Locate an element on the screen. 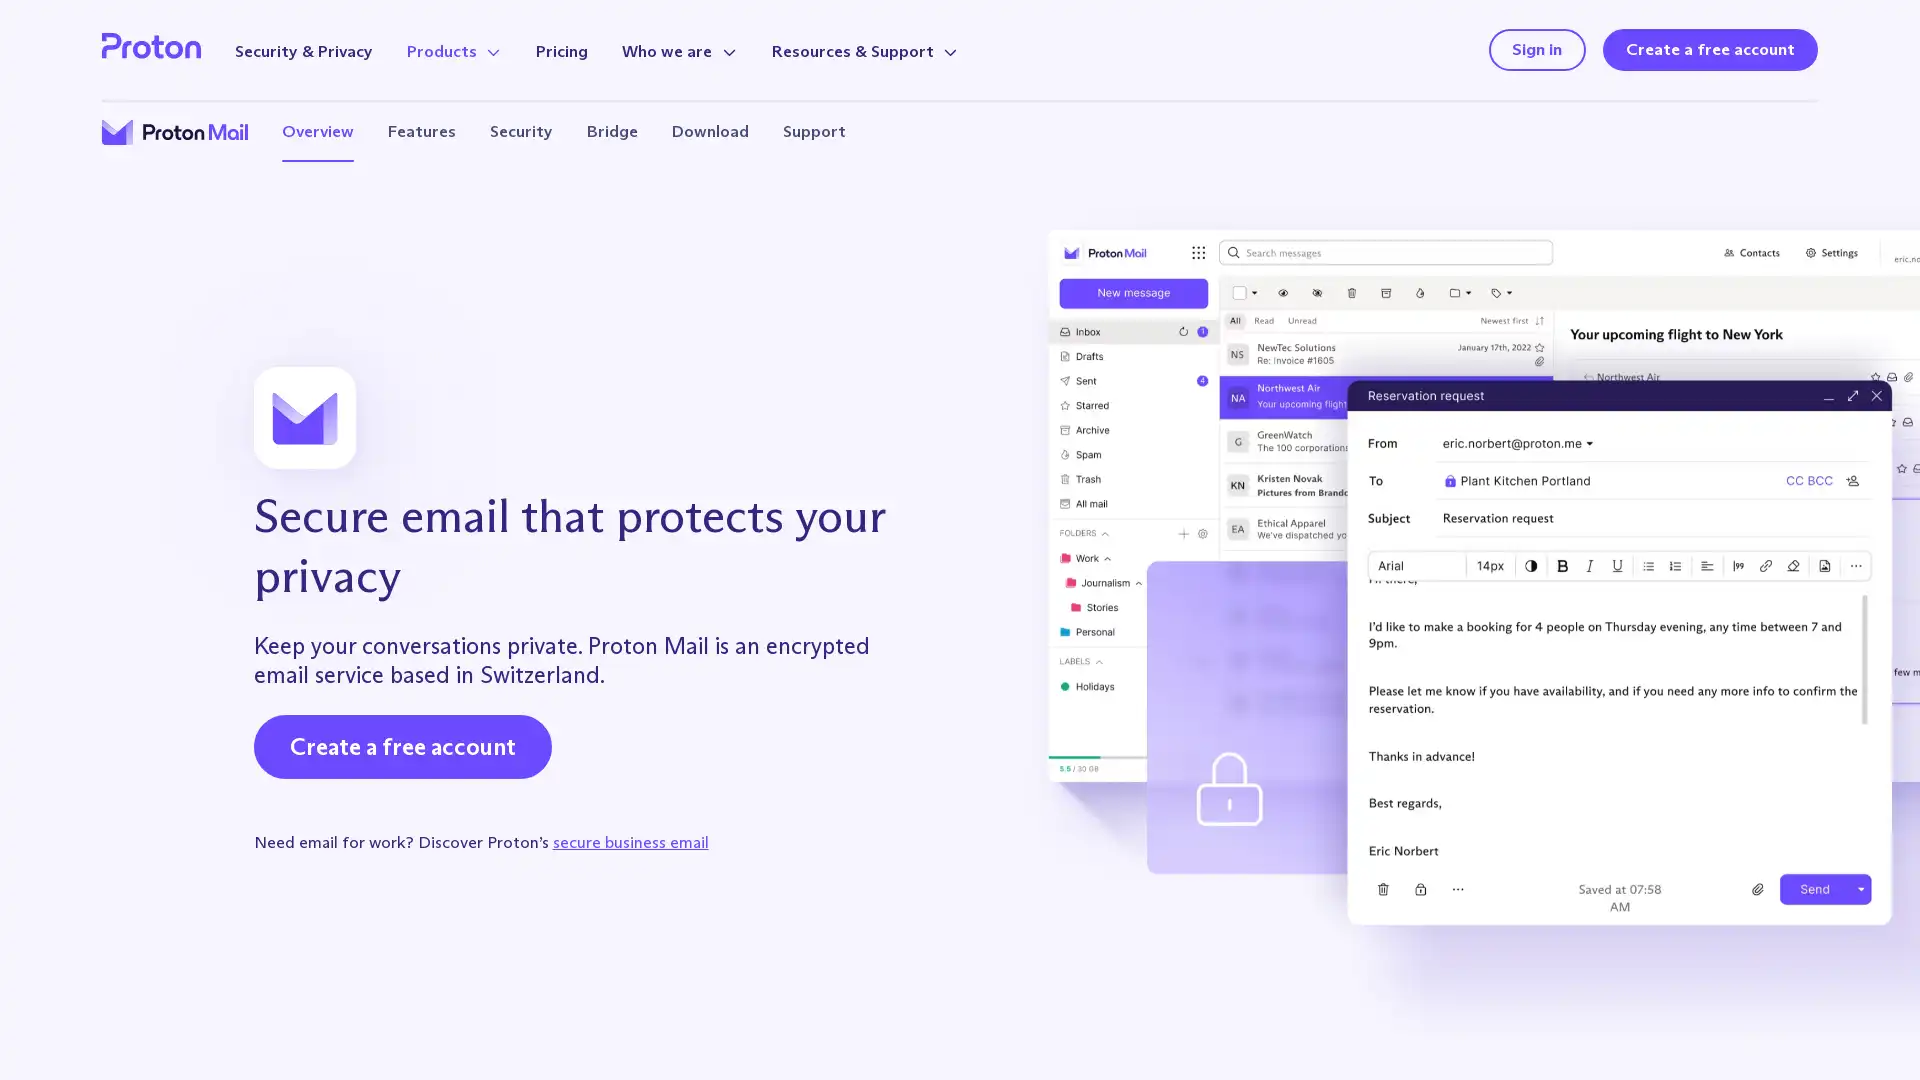 This screenshot has height=1080, width=1920. Who we are is located at coordinates (679, 50).